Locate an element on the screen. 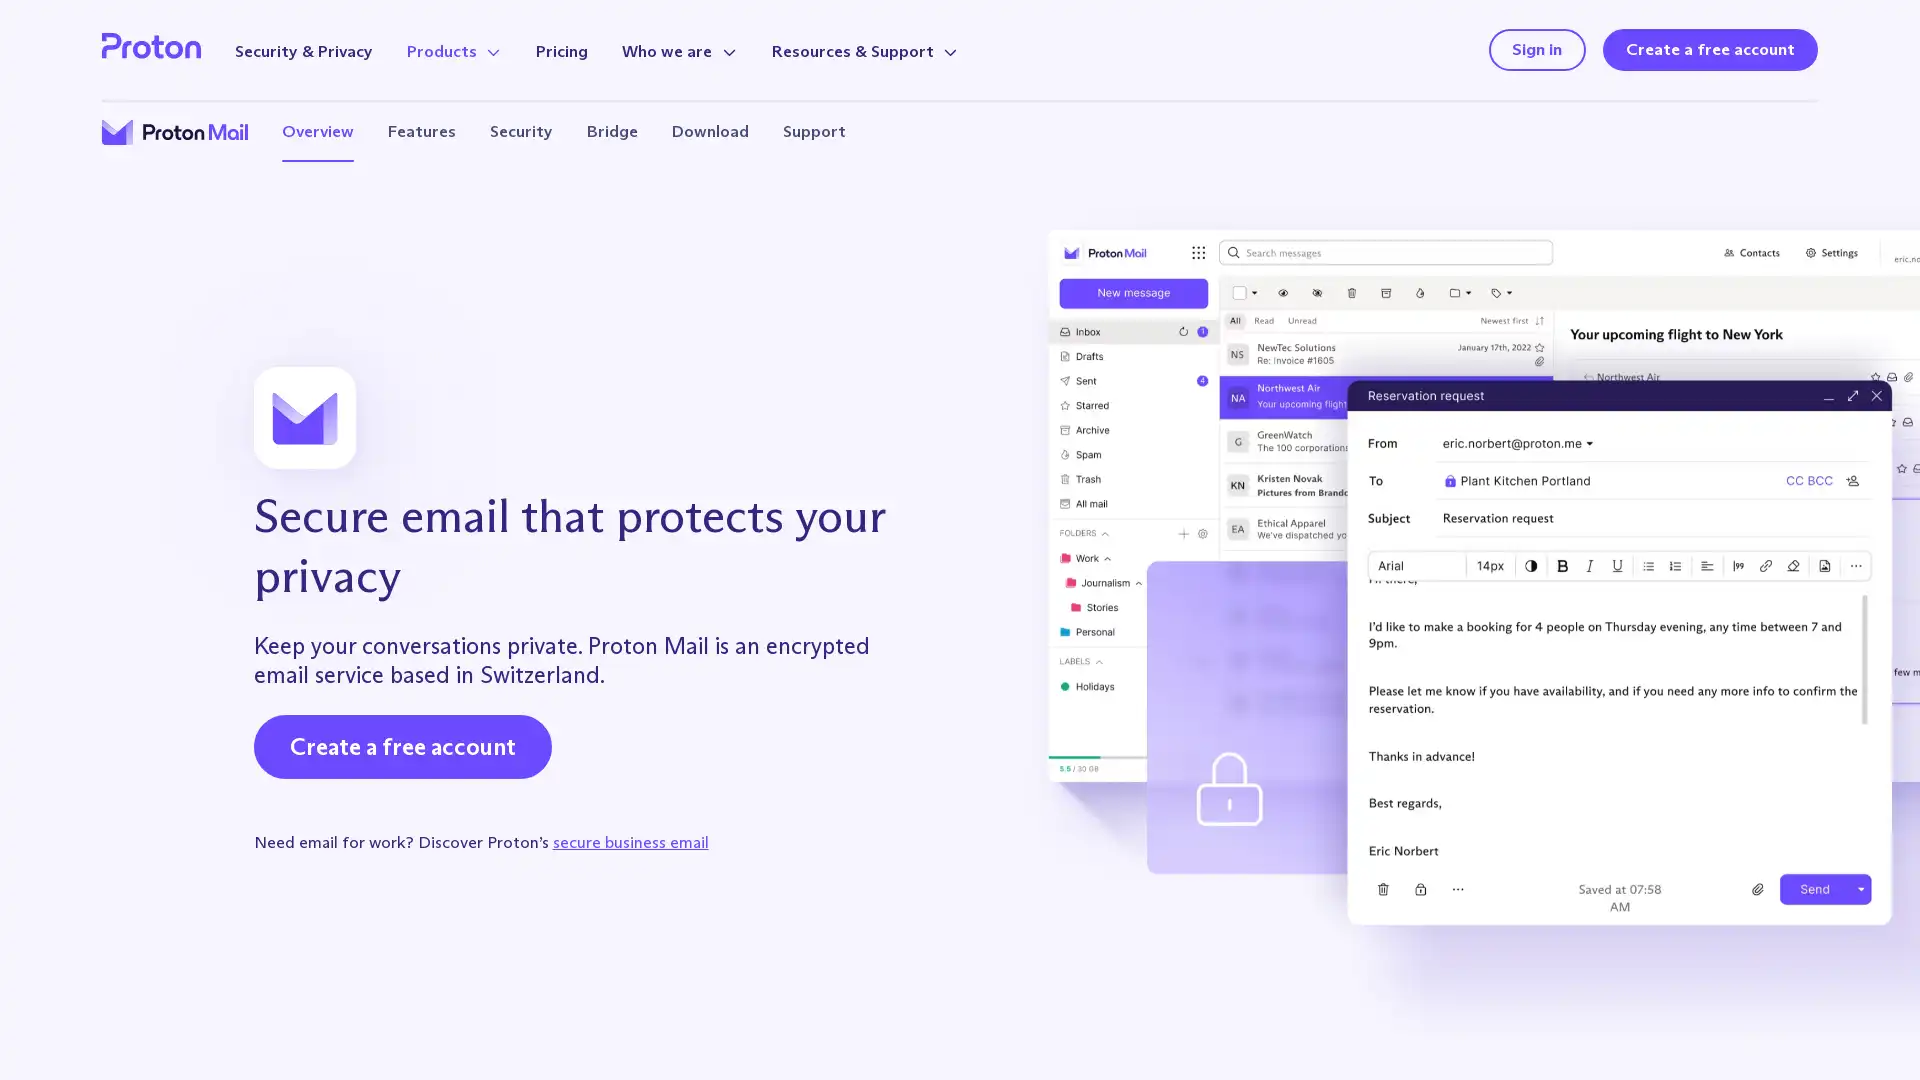 This screenshot has height=1080, width=1920. Who we are is located at coordinates (679, 50).